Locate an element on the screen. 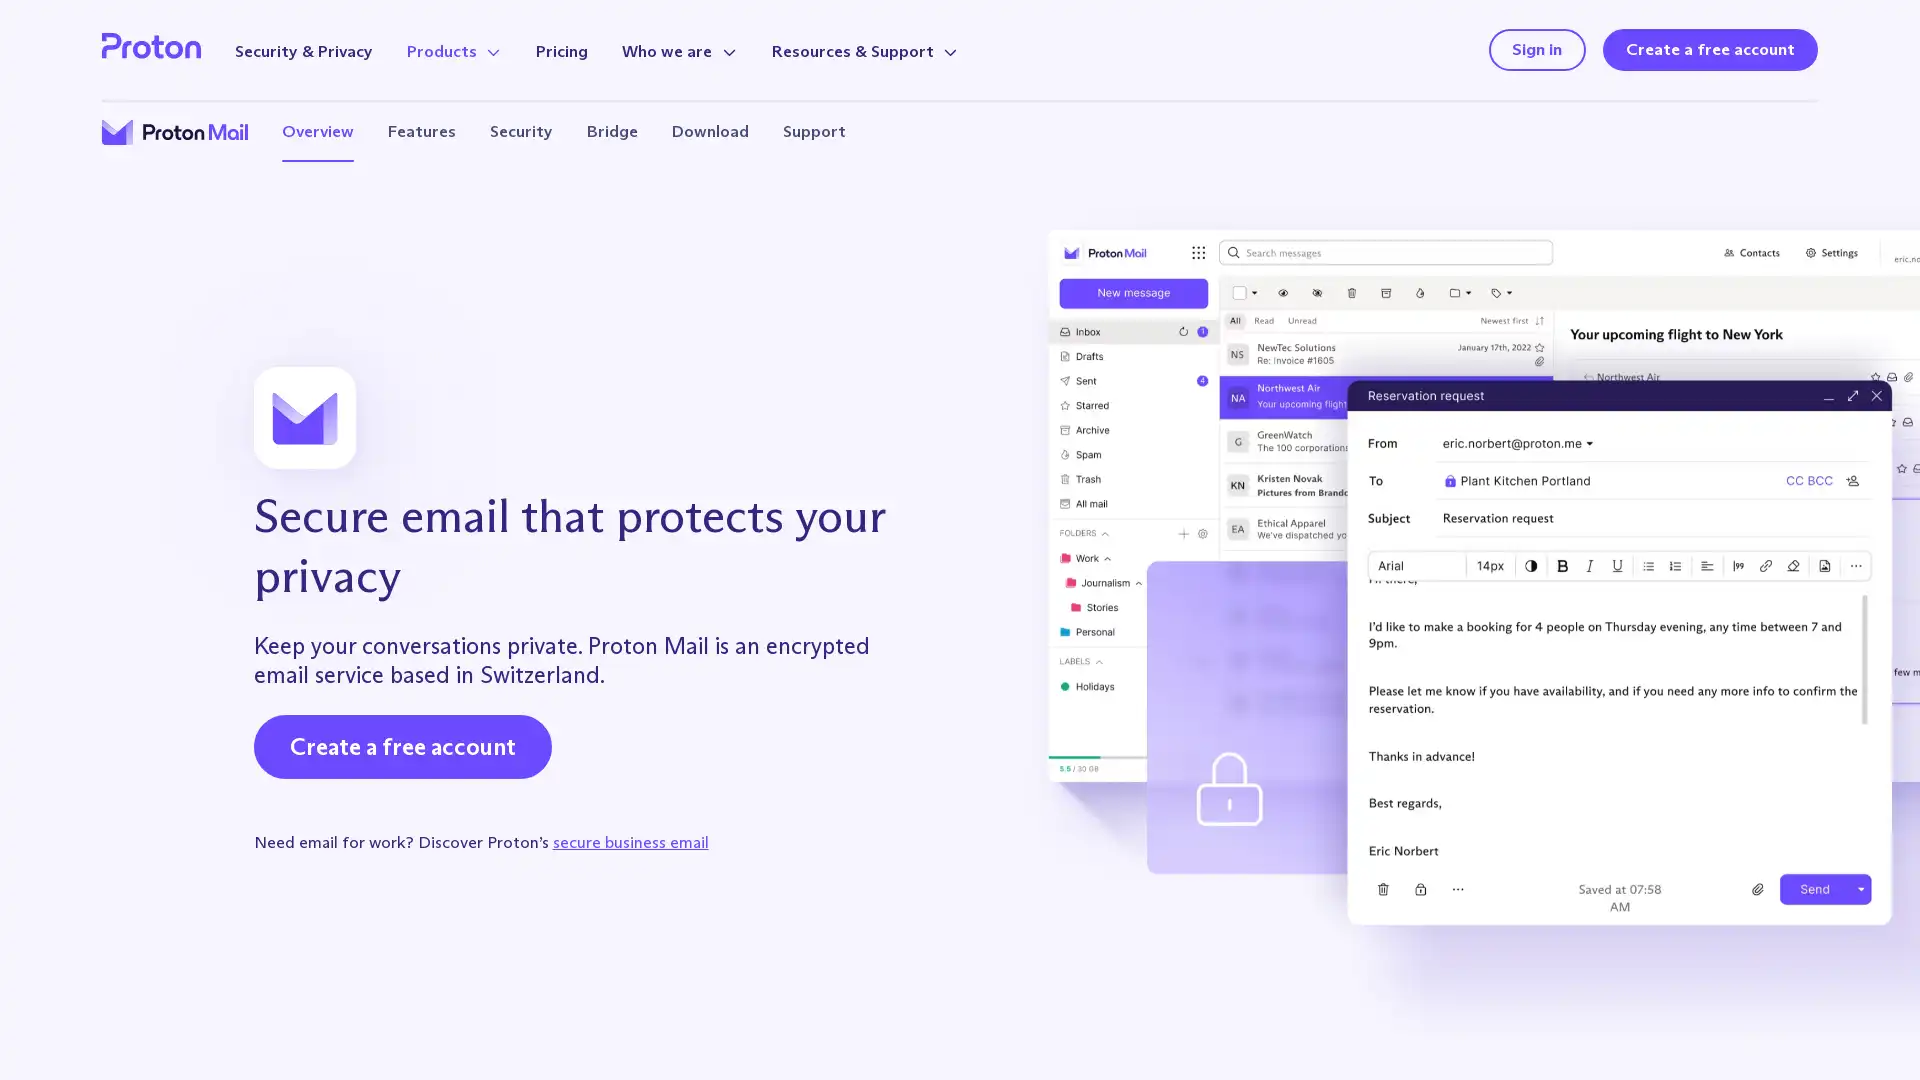 This screenshot has height=1080, width=1920. Who we are is located at coordinates (679, 50).